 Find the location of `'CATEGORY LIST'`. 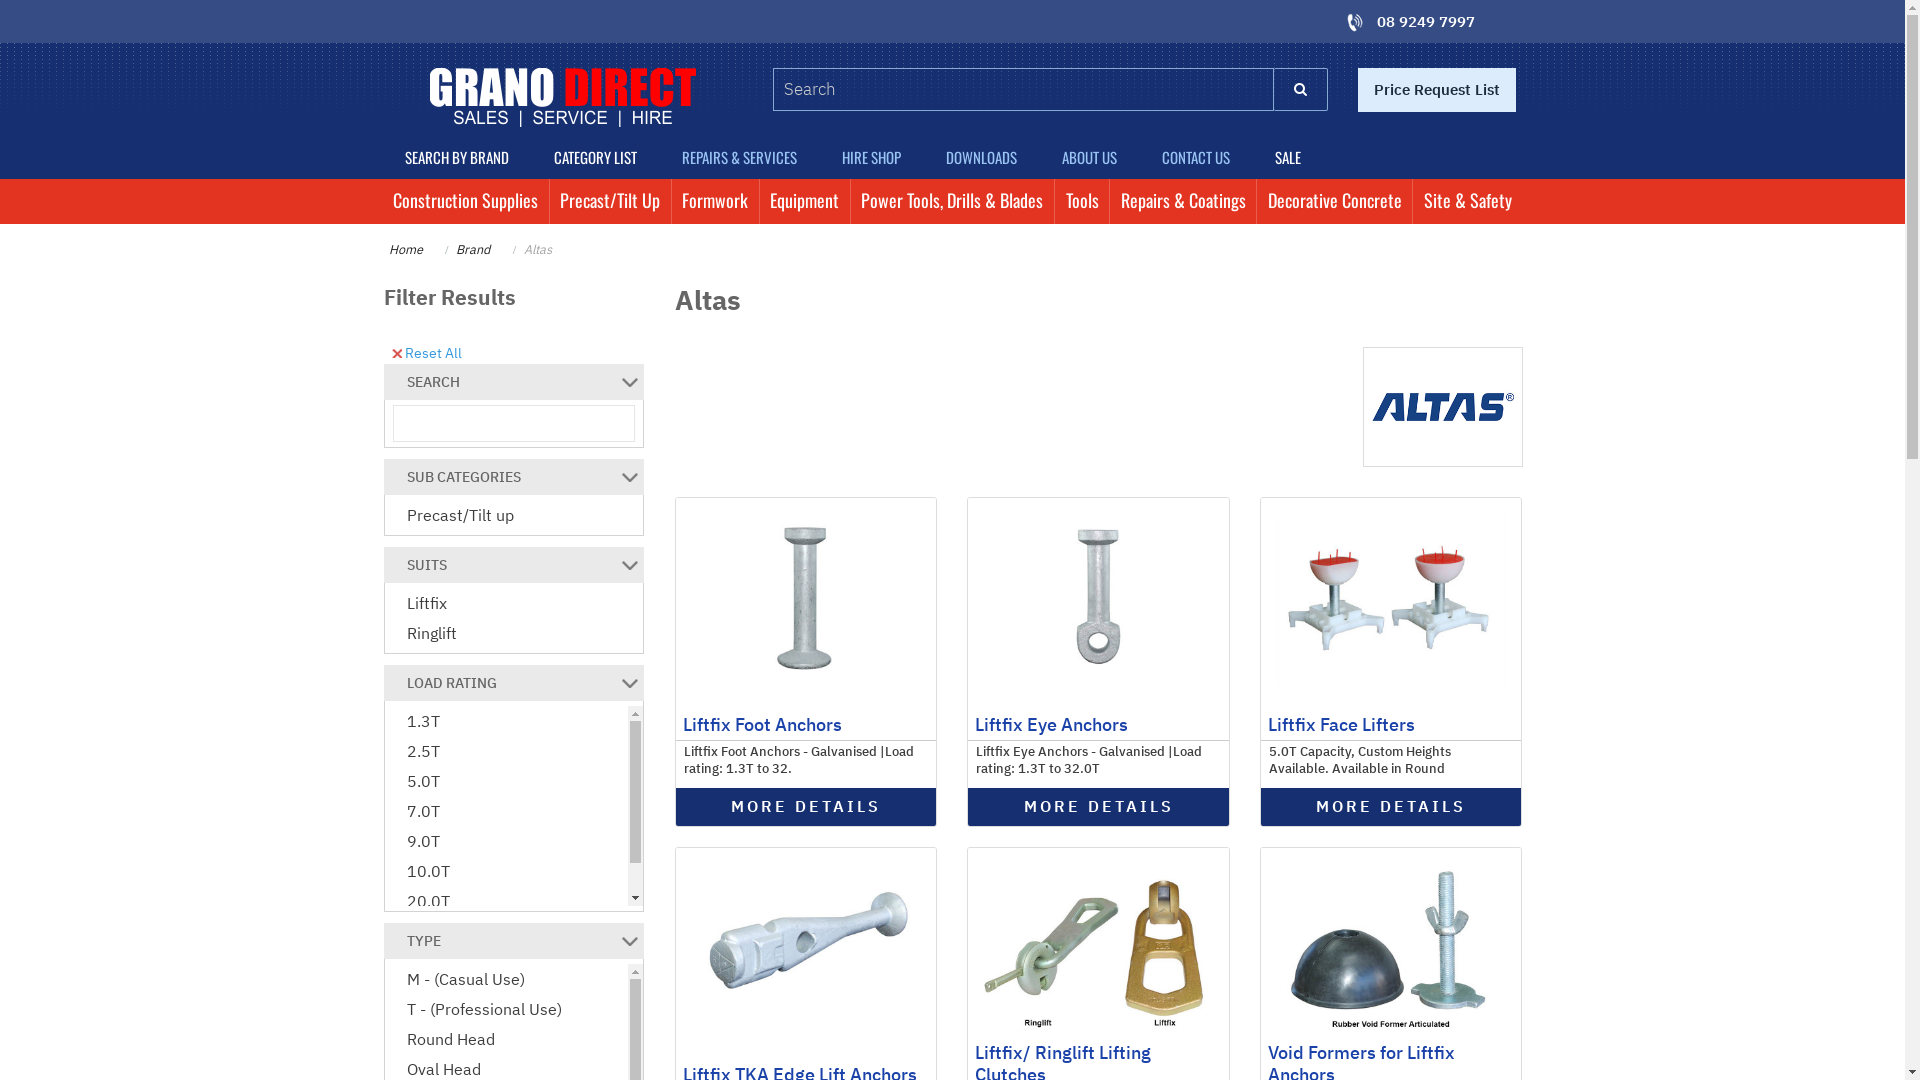

'CATEGORY LIST' is located at coordinates (594, 157).